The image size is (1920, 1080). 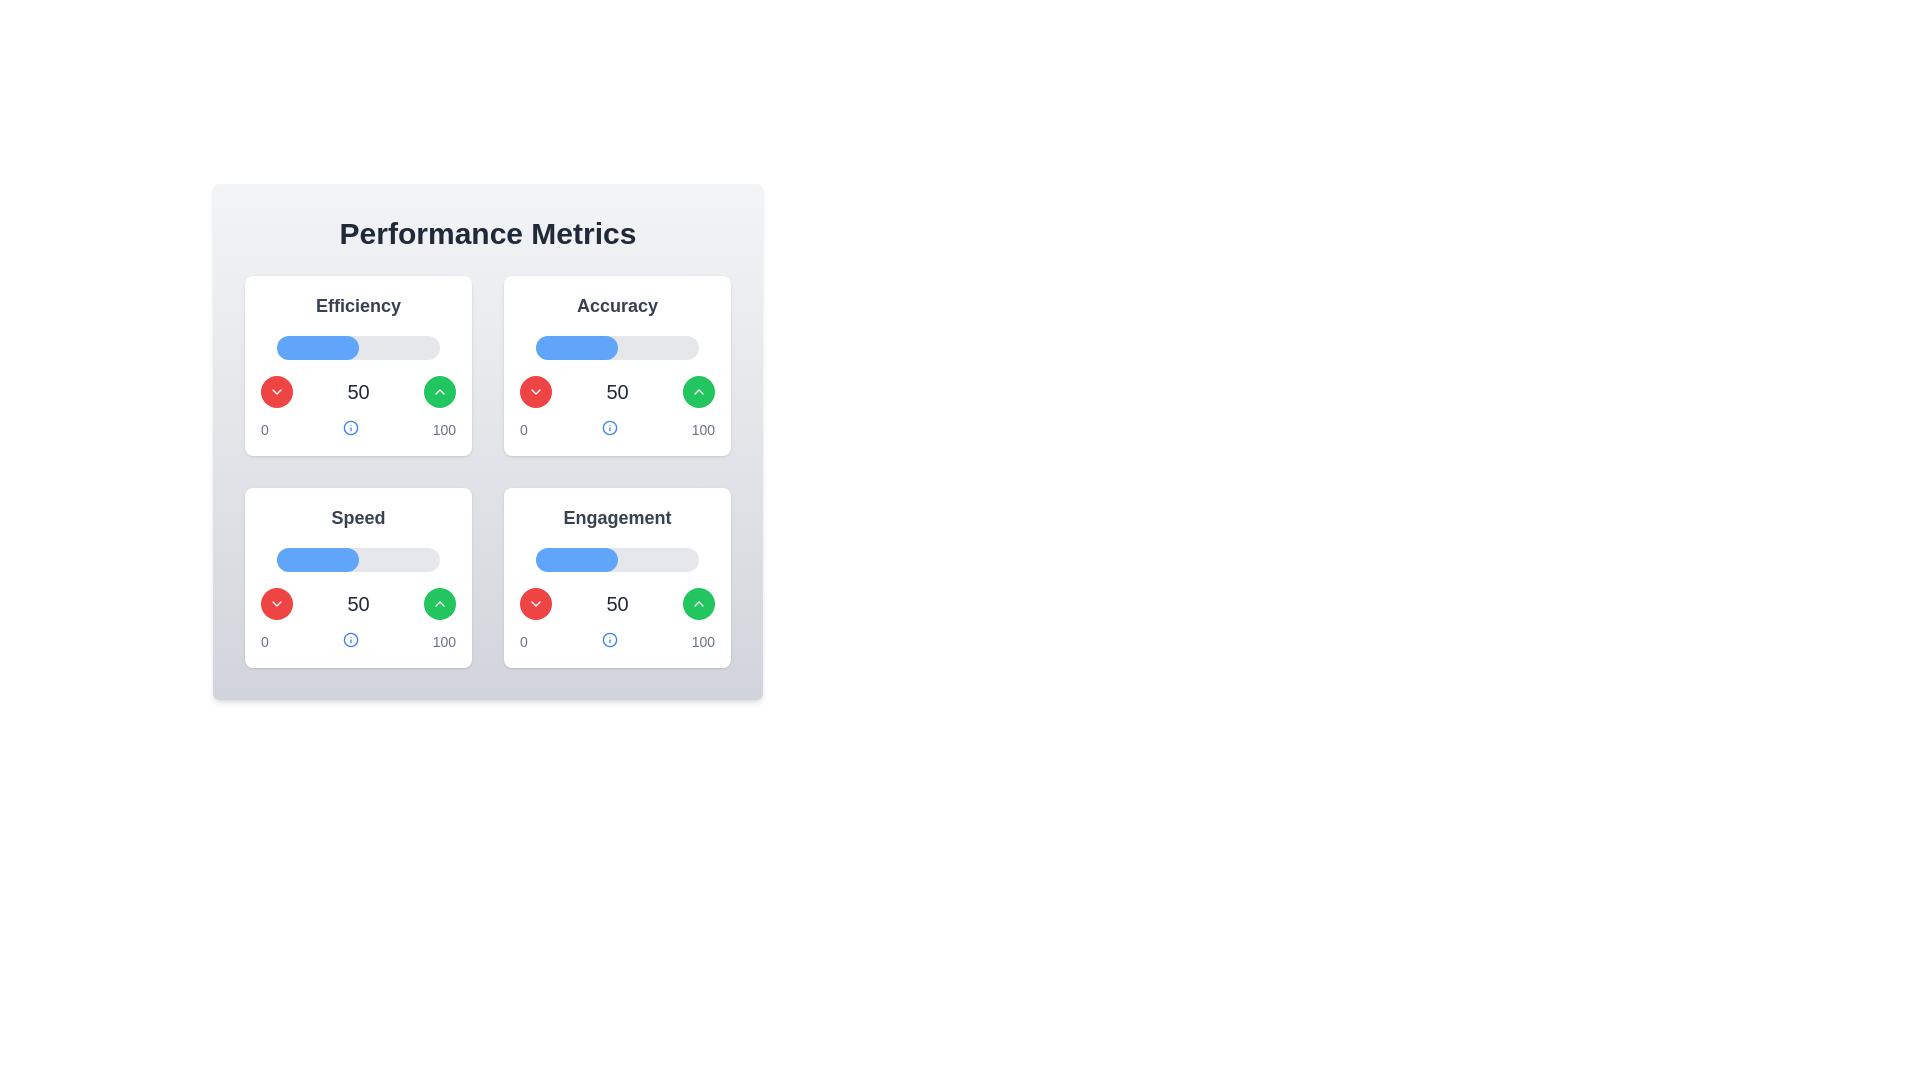 I want to click on the circular button with a red background and white text located in the top row under the 'Accuracy' column, so click(x=536, y=392).